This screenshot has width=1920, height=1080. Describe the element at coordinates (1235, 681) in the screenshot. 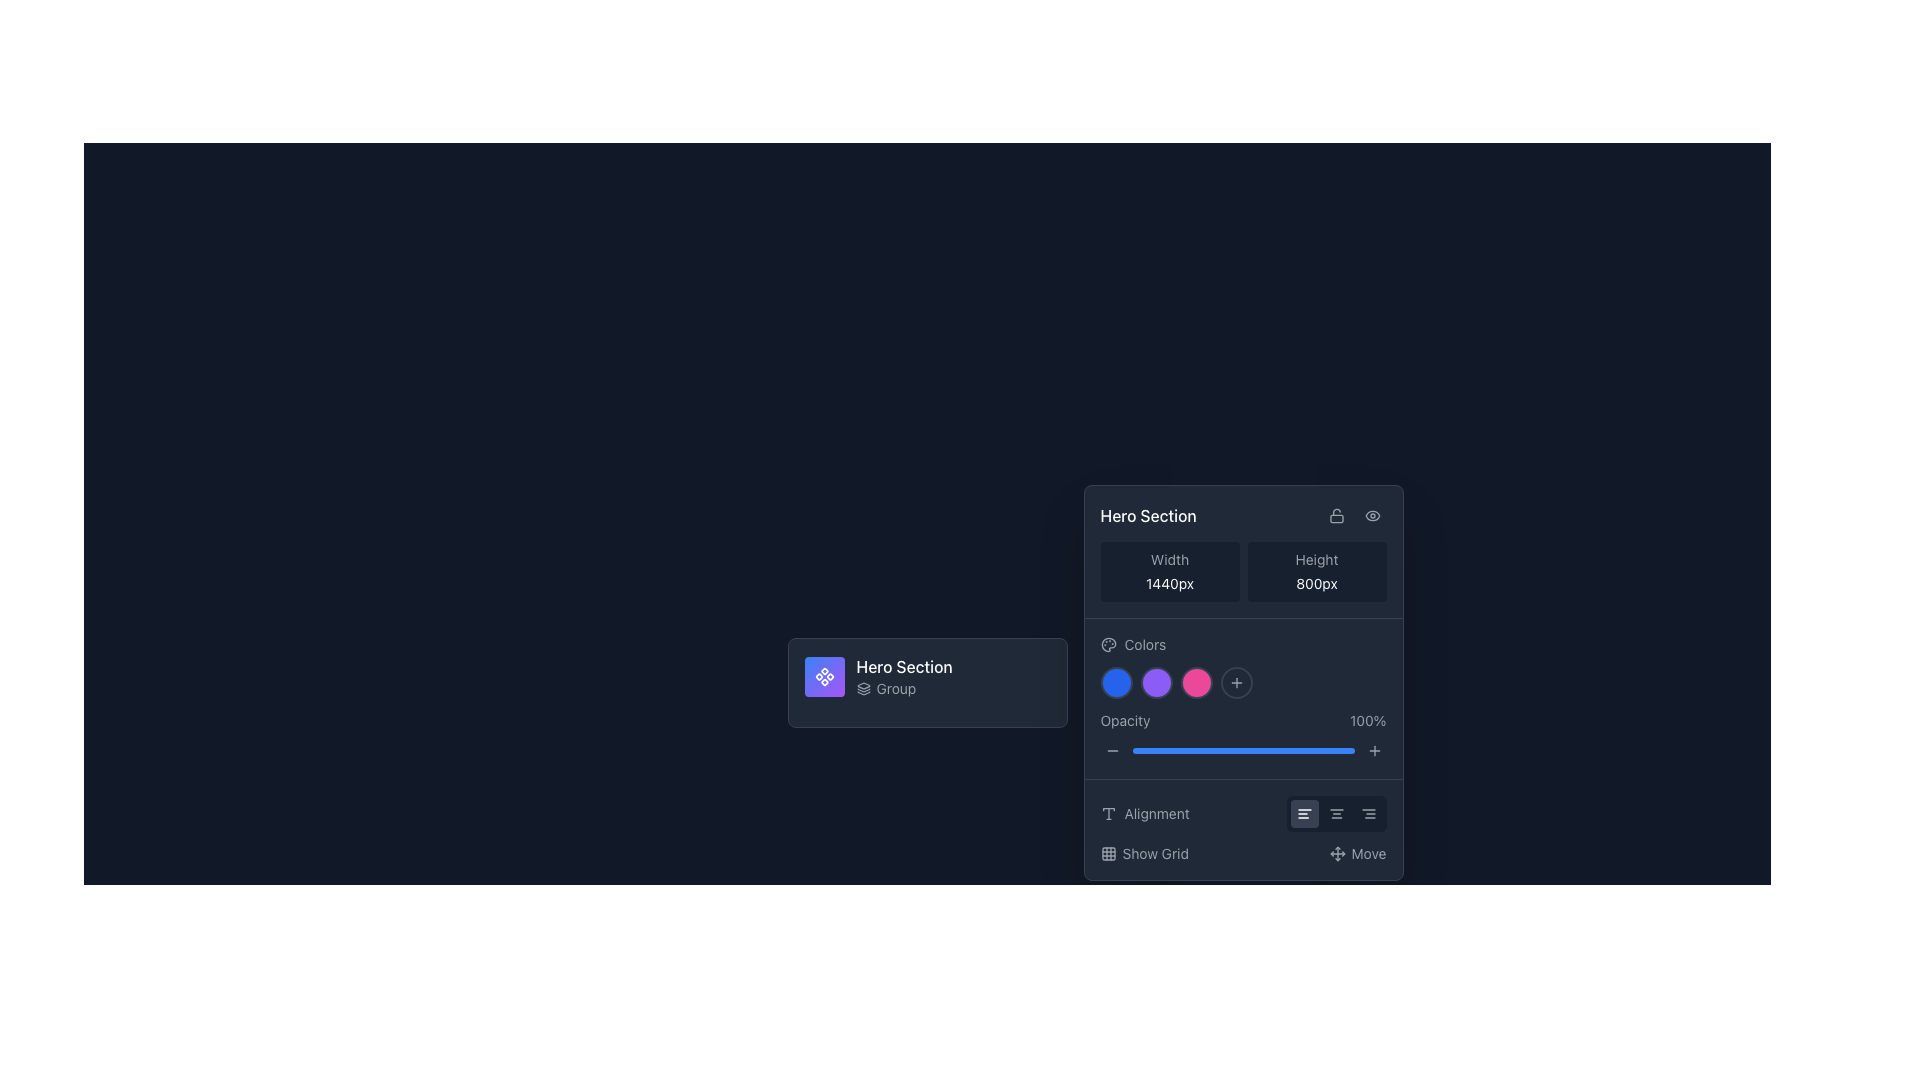

I see `the plus icon button located at the bottom-right section of the panel to trigger visual feedback` at that location.